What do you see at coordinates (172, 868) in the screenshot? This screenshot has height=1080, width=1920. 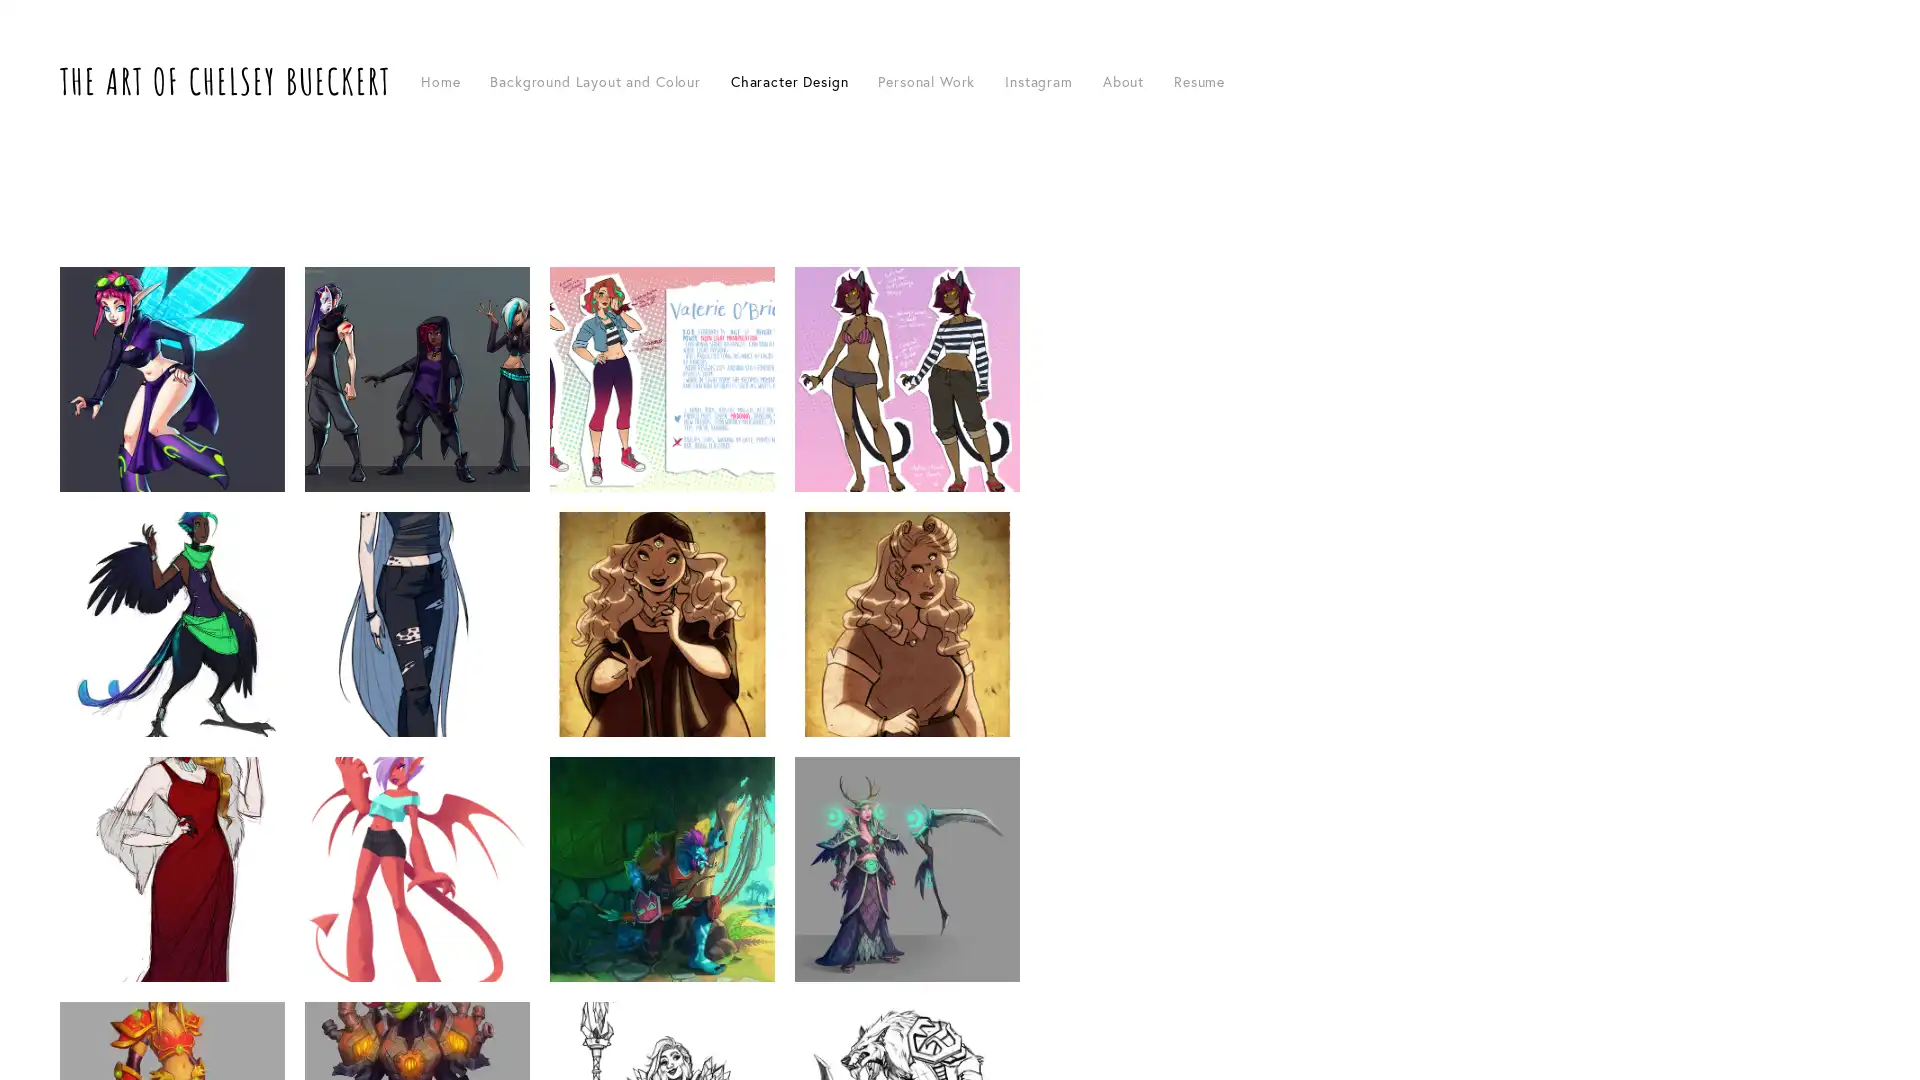 I see `View fullsize camilla.png` at bounding box center [172, 868].